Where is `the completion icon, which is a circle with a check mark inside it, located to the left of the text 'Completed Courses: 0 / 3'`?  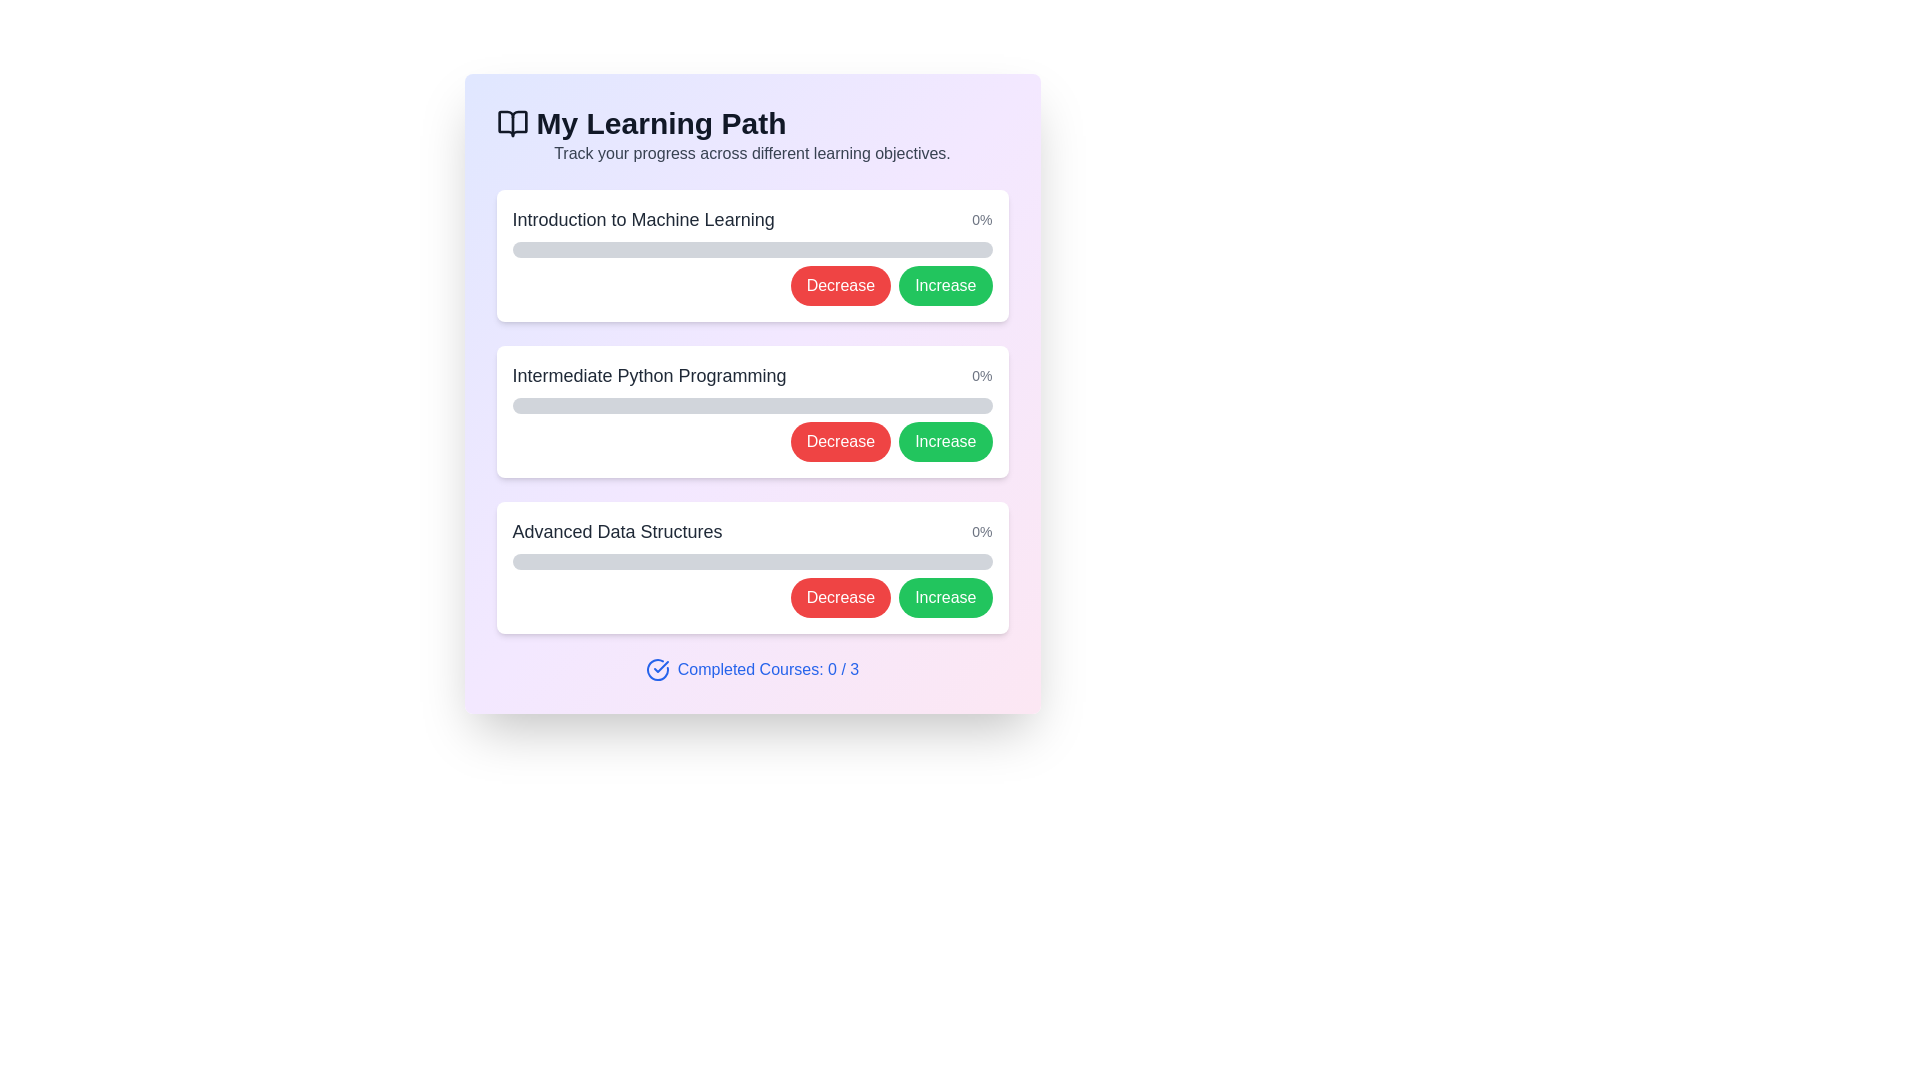
the completion icon, which is a circle with a check mark inside it, located to the left of the text 'Completed Courses: 0 / 3' is located at coordinates (657, 670).